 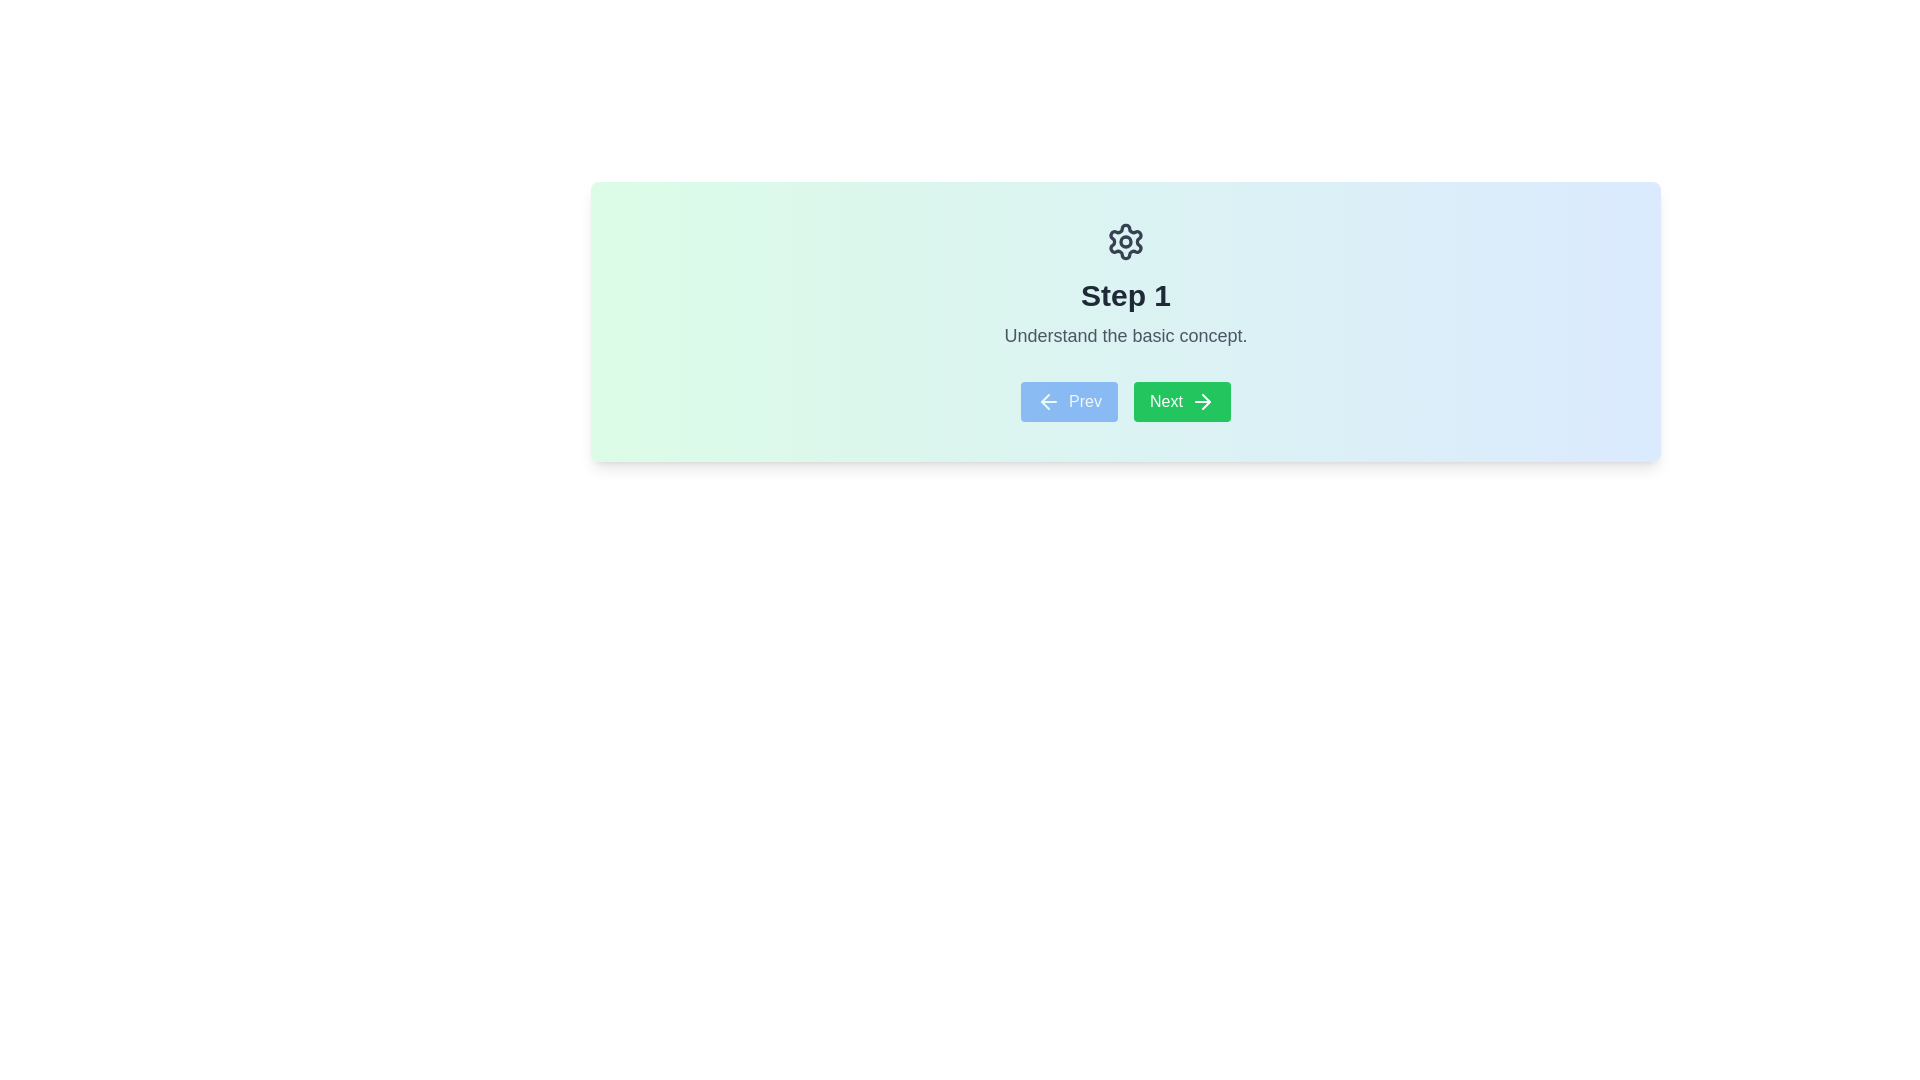 I want to click on the 'Step 1' text label, which is prominently displayed in large, bold, sans-serif typography in dark gray, positioned centrally within a light gradient background transitioning from green to blue, so click(x=1126, y=296).